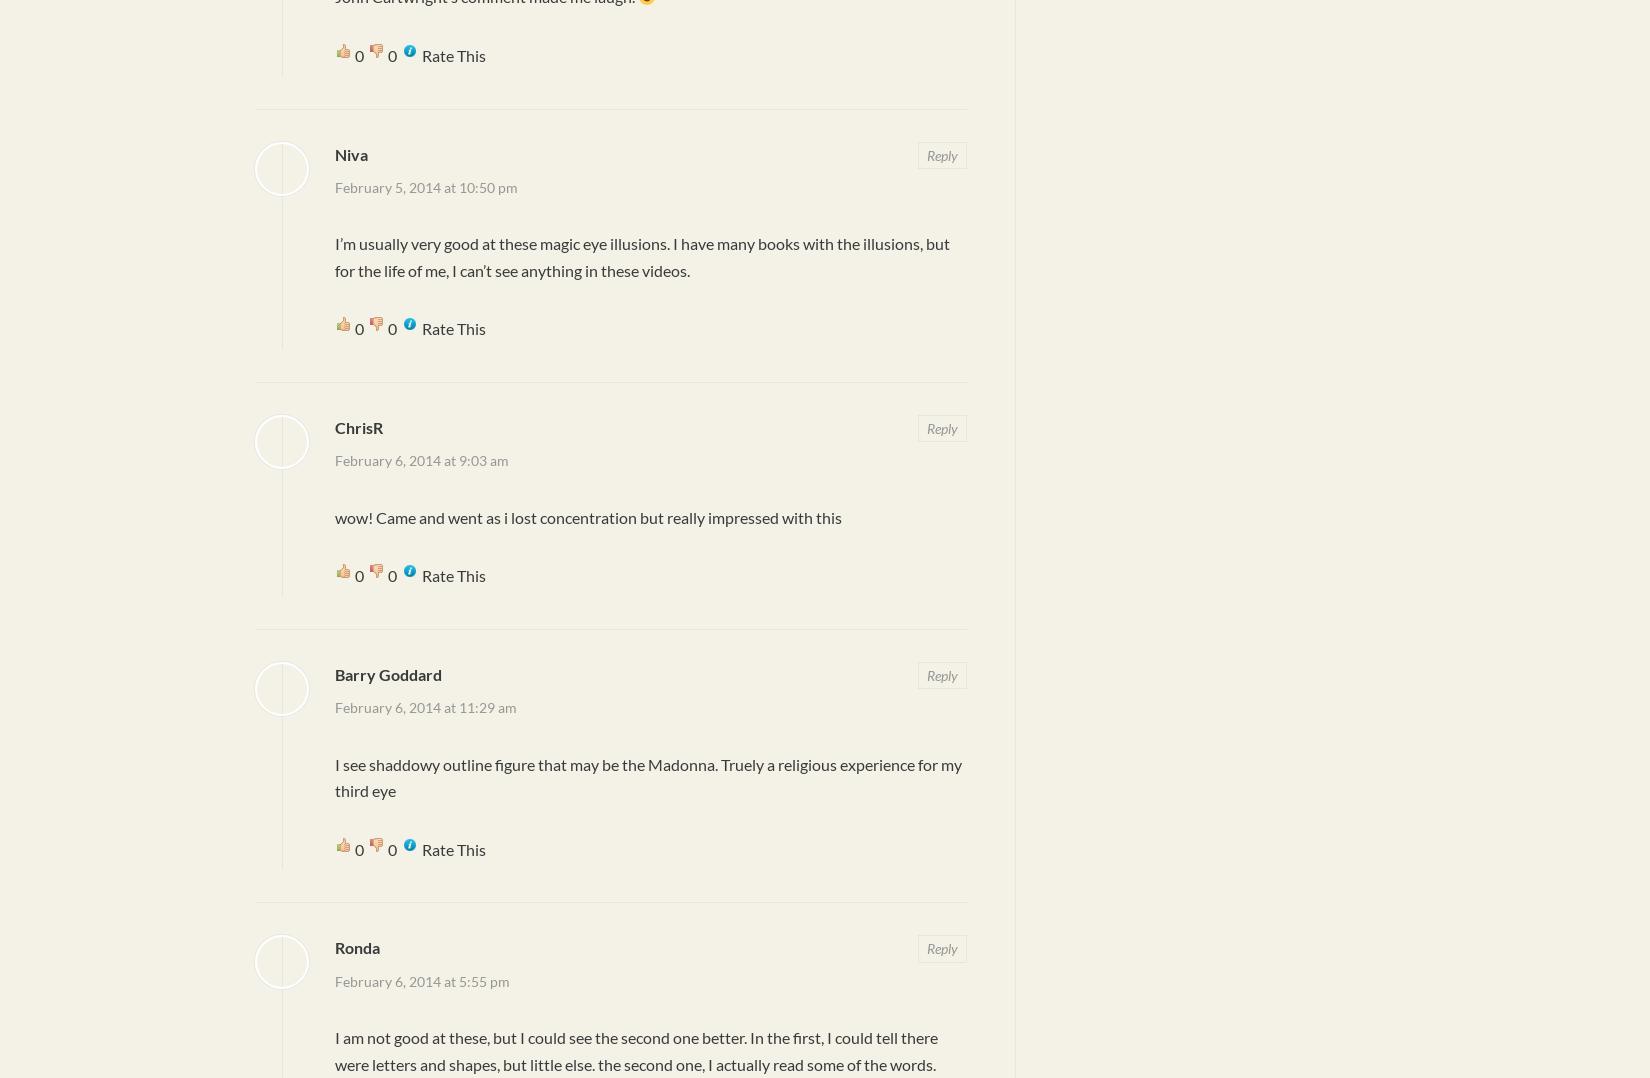  What do you see at coordinates (587, 516) in the screenshot?
I see `'wow! Came and went as i lost concentration but really impressed with this'` at bounding box center [587, 516].